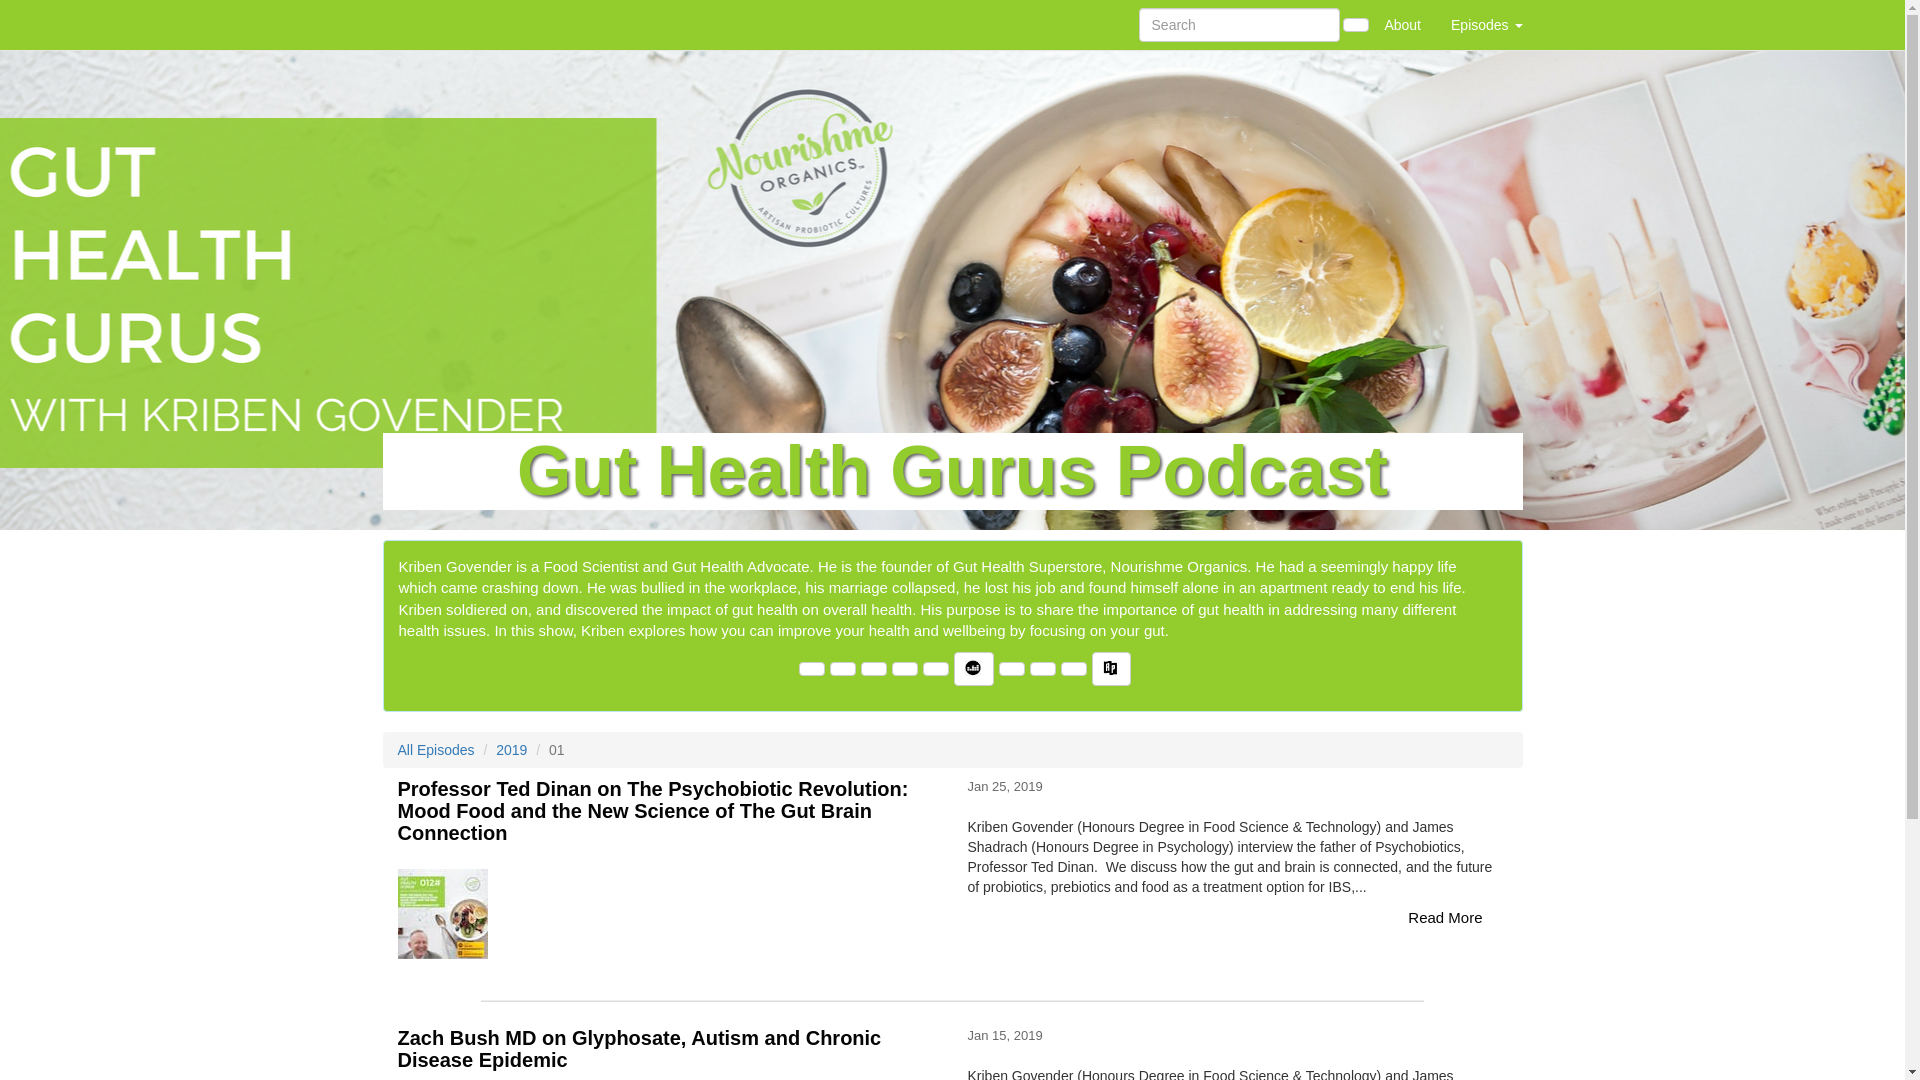  What do you see at coordinates (1401, 24) in the screenshot?
I see `'About'` at bounding box center [1401, 24].